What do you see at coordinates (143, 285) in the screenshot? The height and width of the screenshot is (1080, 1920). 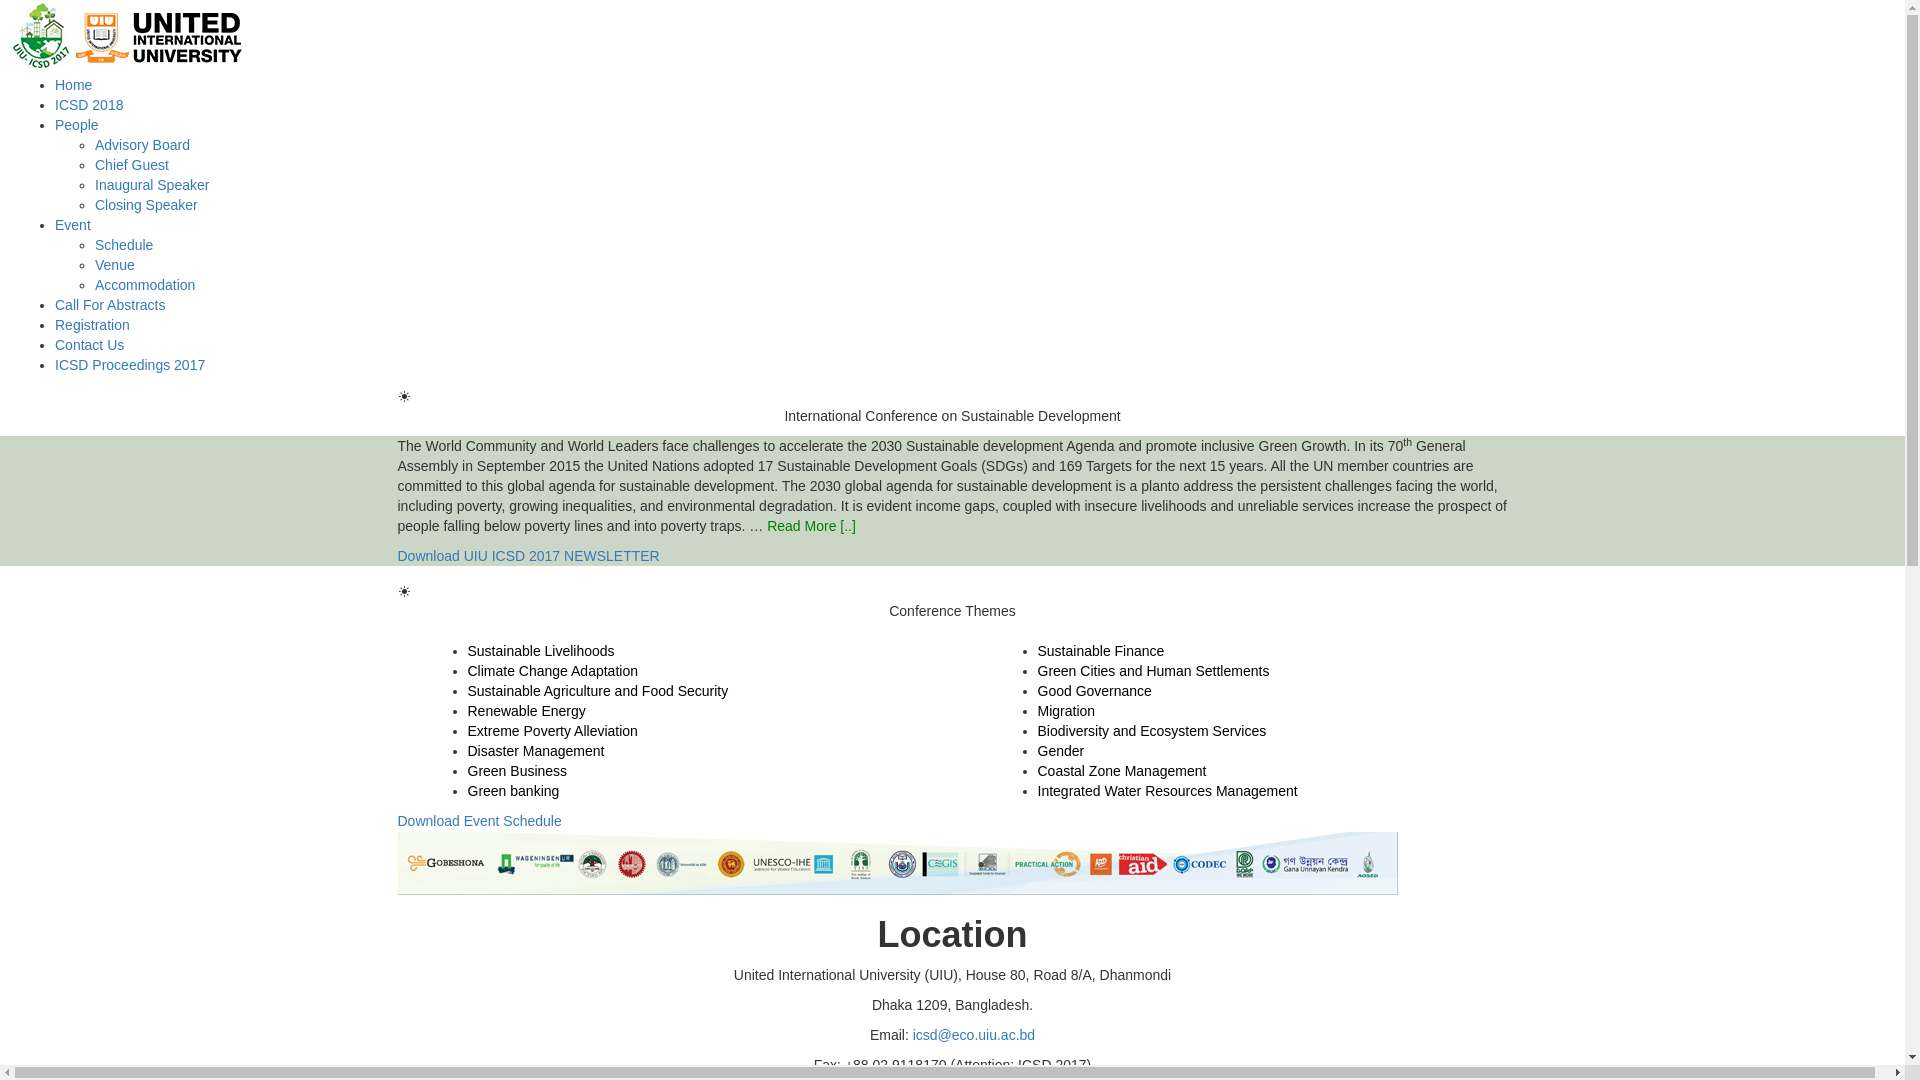 I see `'Accommodation'` at bounding box center [143, 285].